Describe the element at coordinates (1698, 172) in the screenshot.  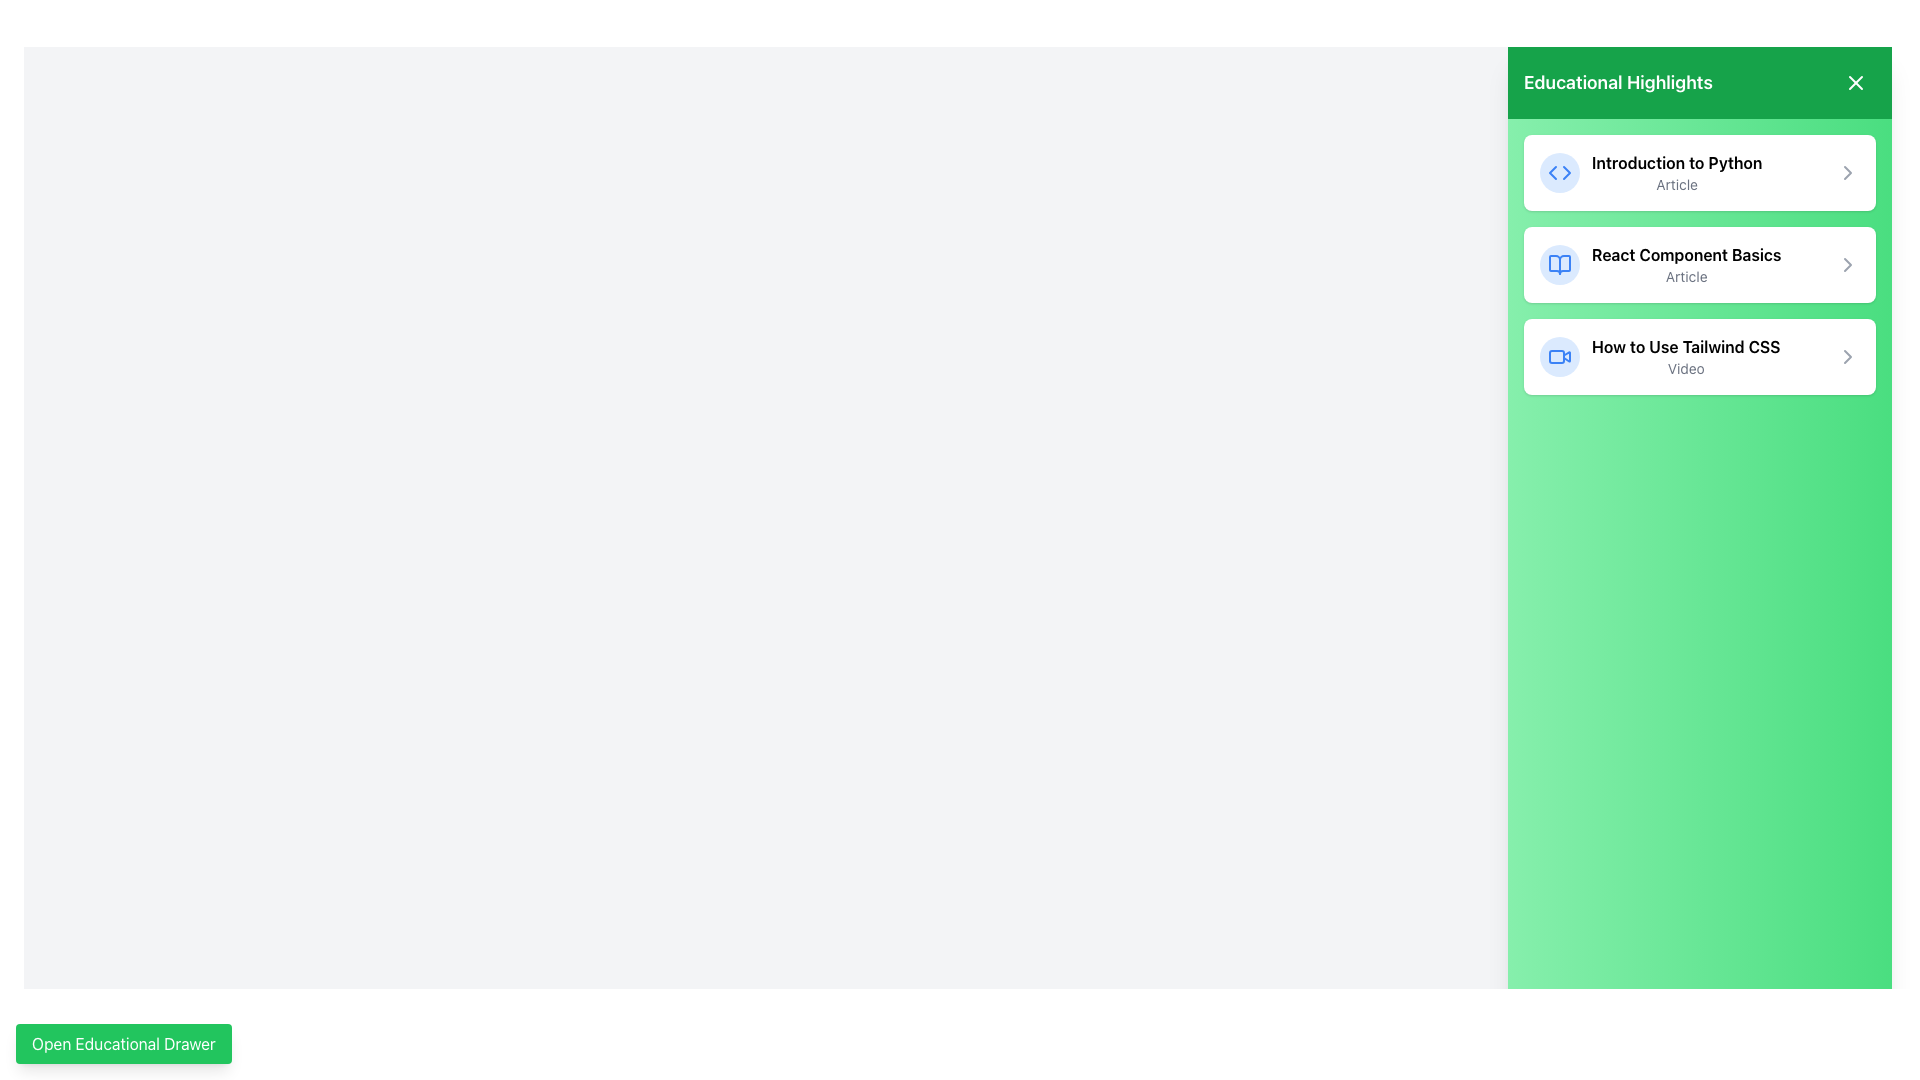
I see `the first list item card in the 'Educational Highlights' section that represents an article about Python` at that location.